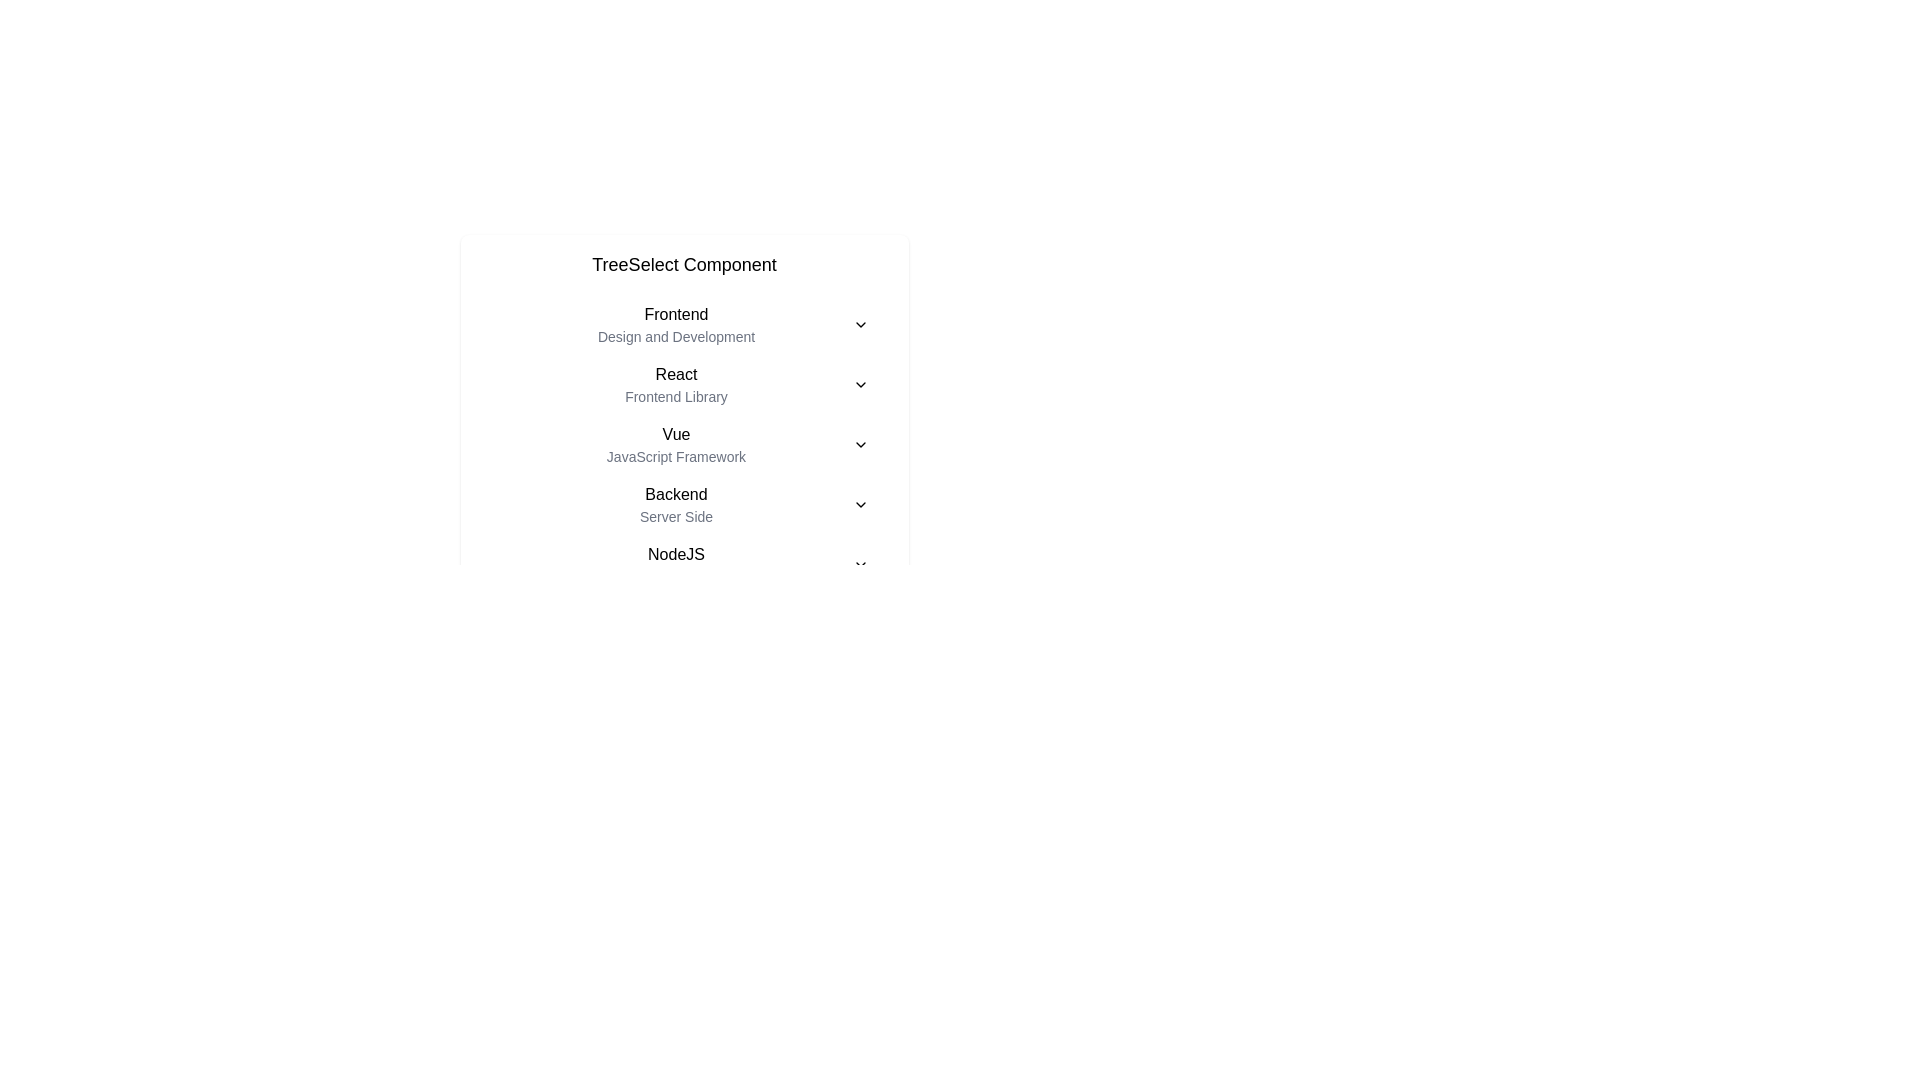  Describe the element at coordinates (676, 456) in the screenshot. I see `the text label displaying 'JavaScript Framework' in gray, located under the 'Vue' header in the expandable category` at that location.